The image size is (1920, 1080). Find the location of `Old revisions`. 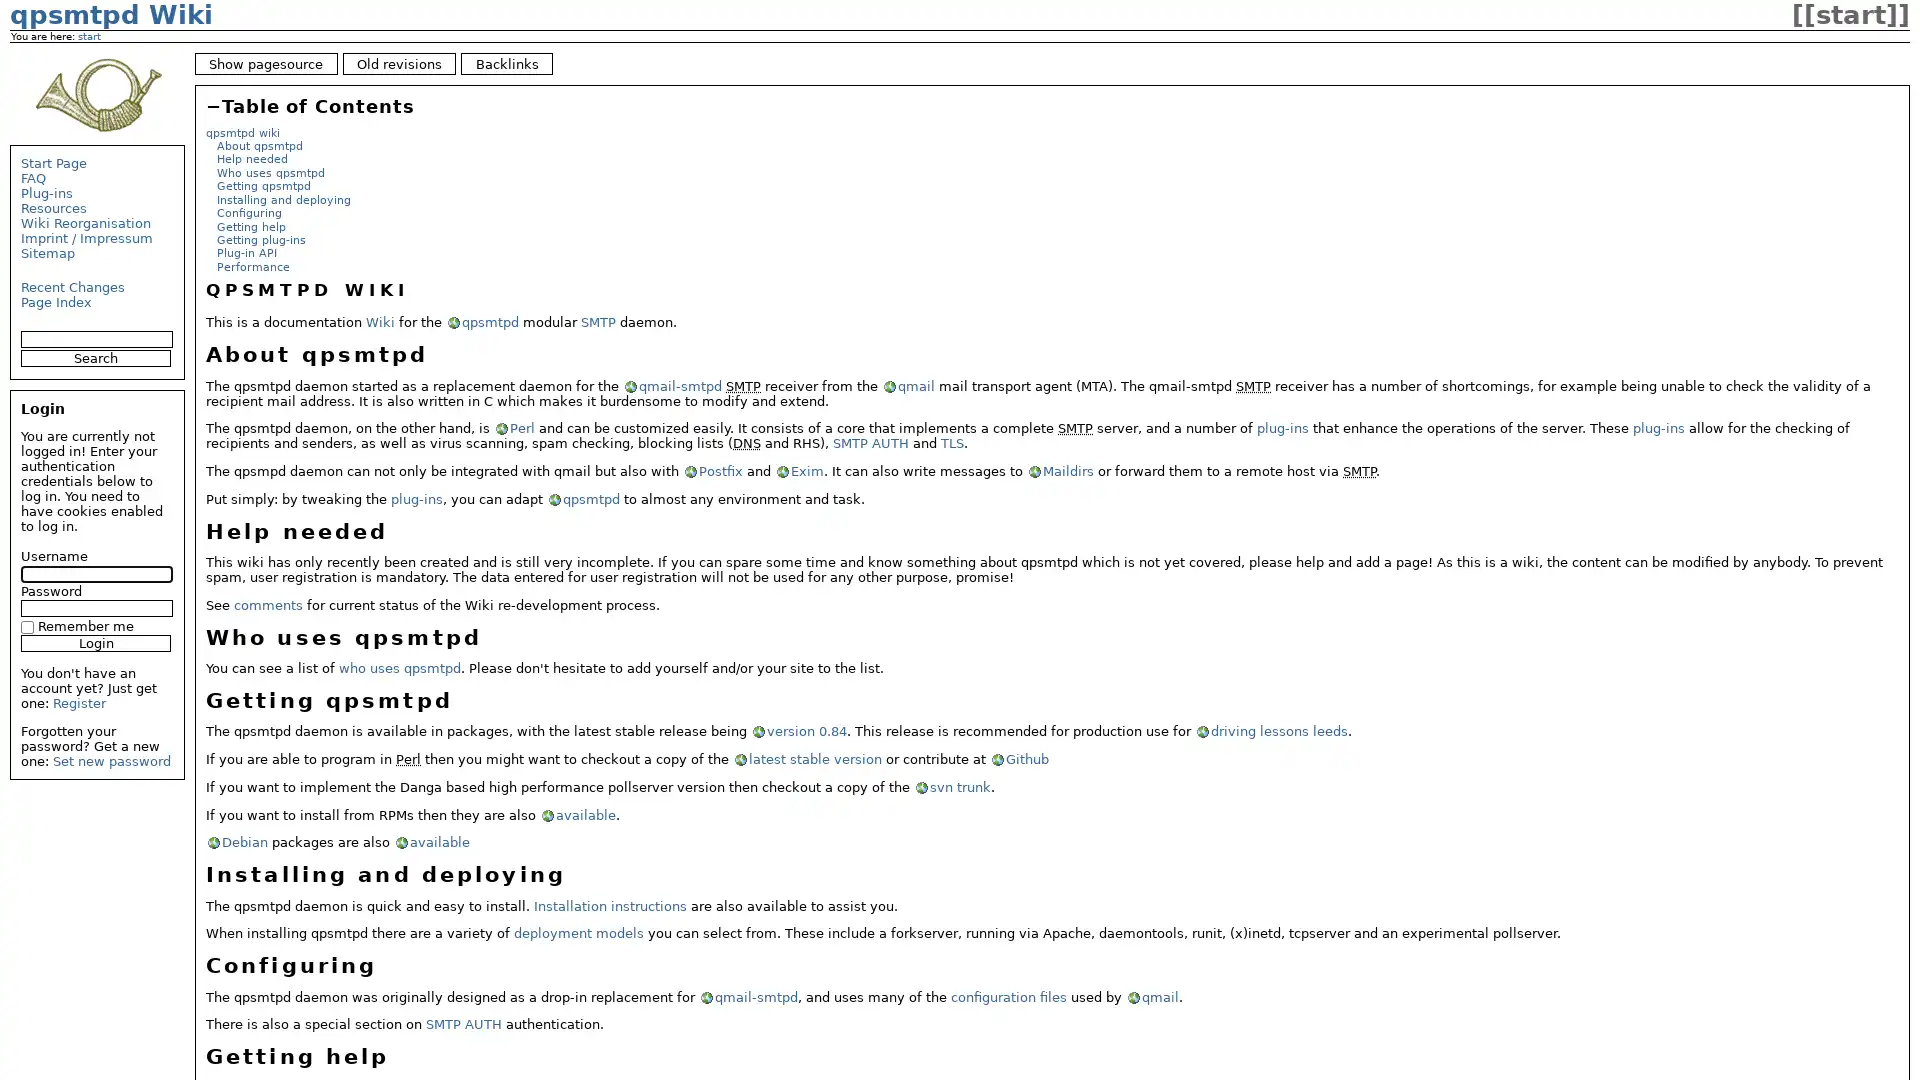

Old revisions is located at coordinates (398, 63).